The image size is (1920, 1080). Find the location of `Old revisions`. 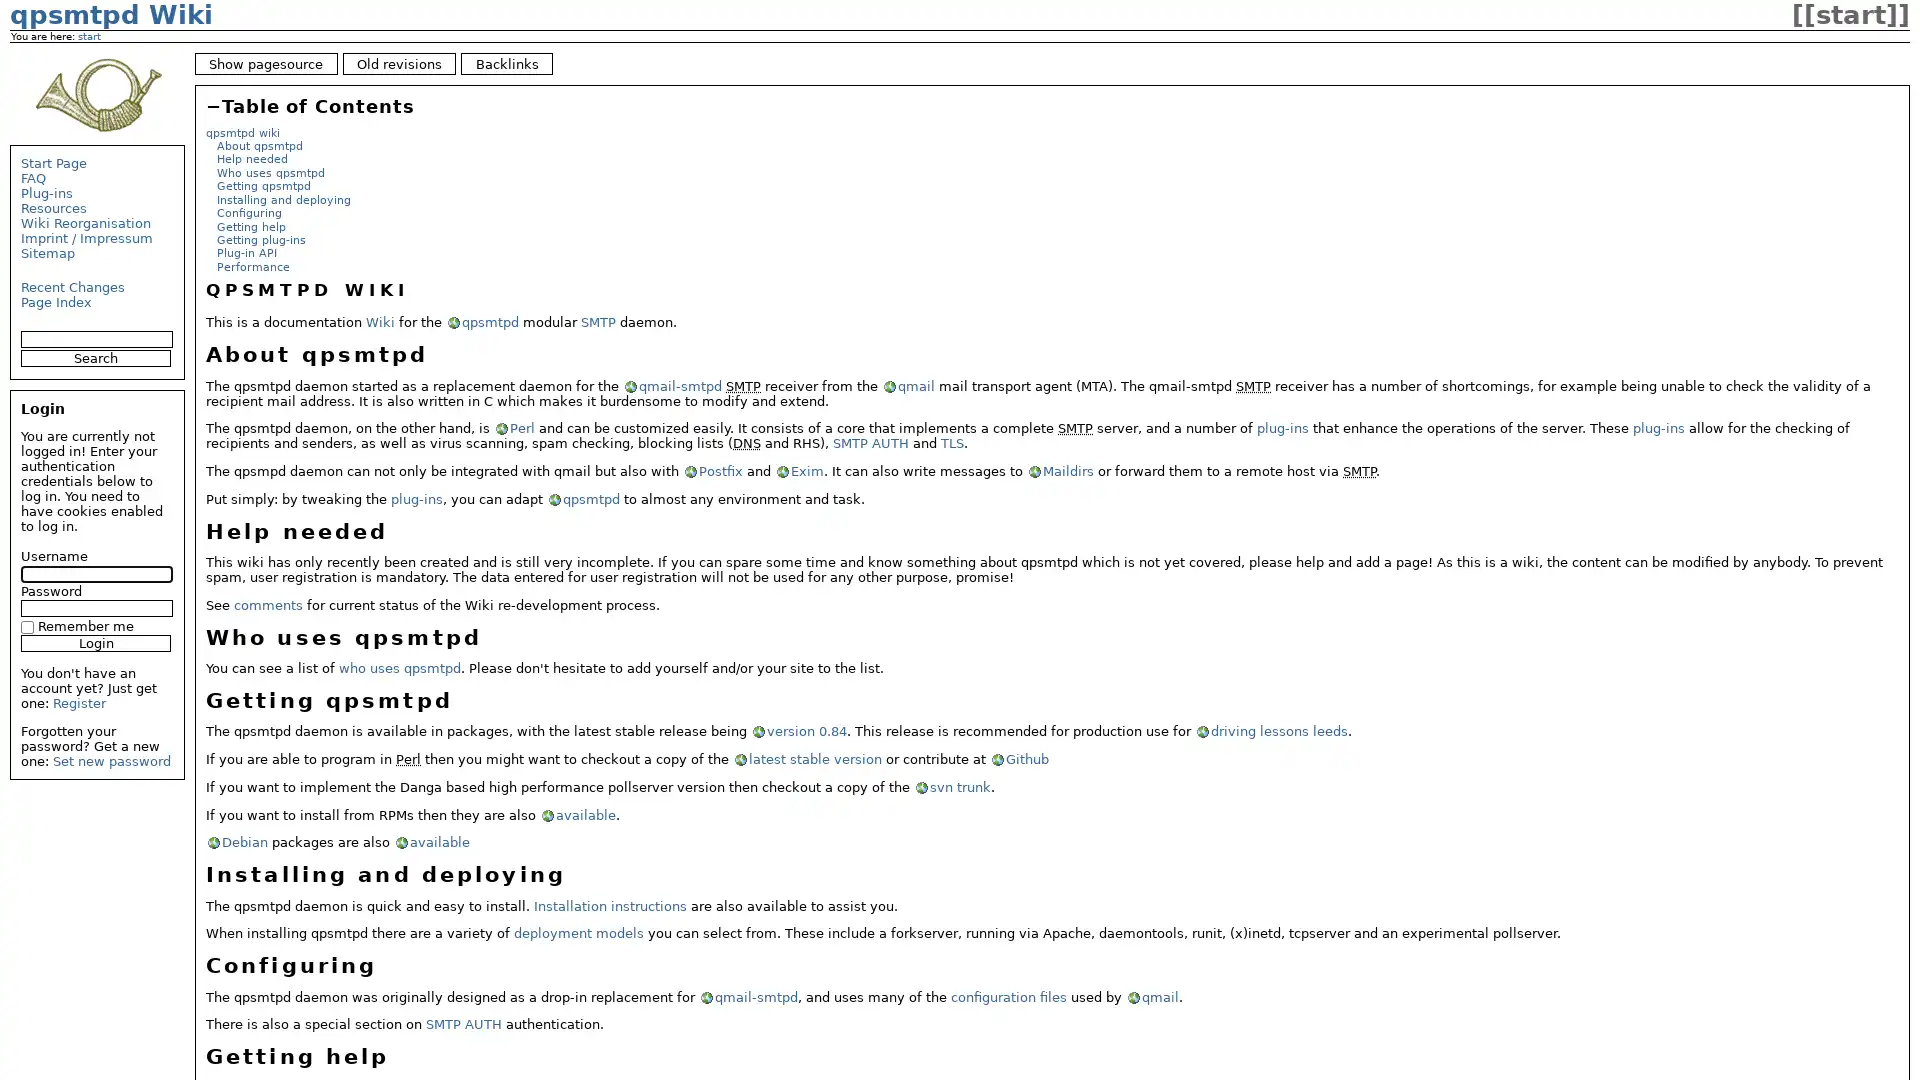

Old revisions is located at coordinates (398, 63).